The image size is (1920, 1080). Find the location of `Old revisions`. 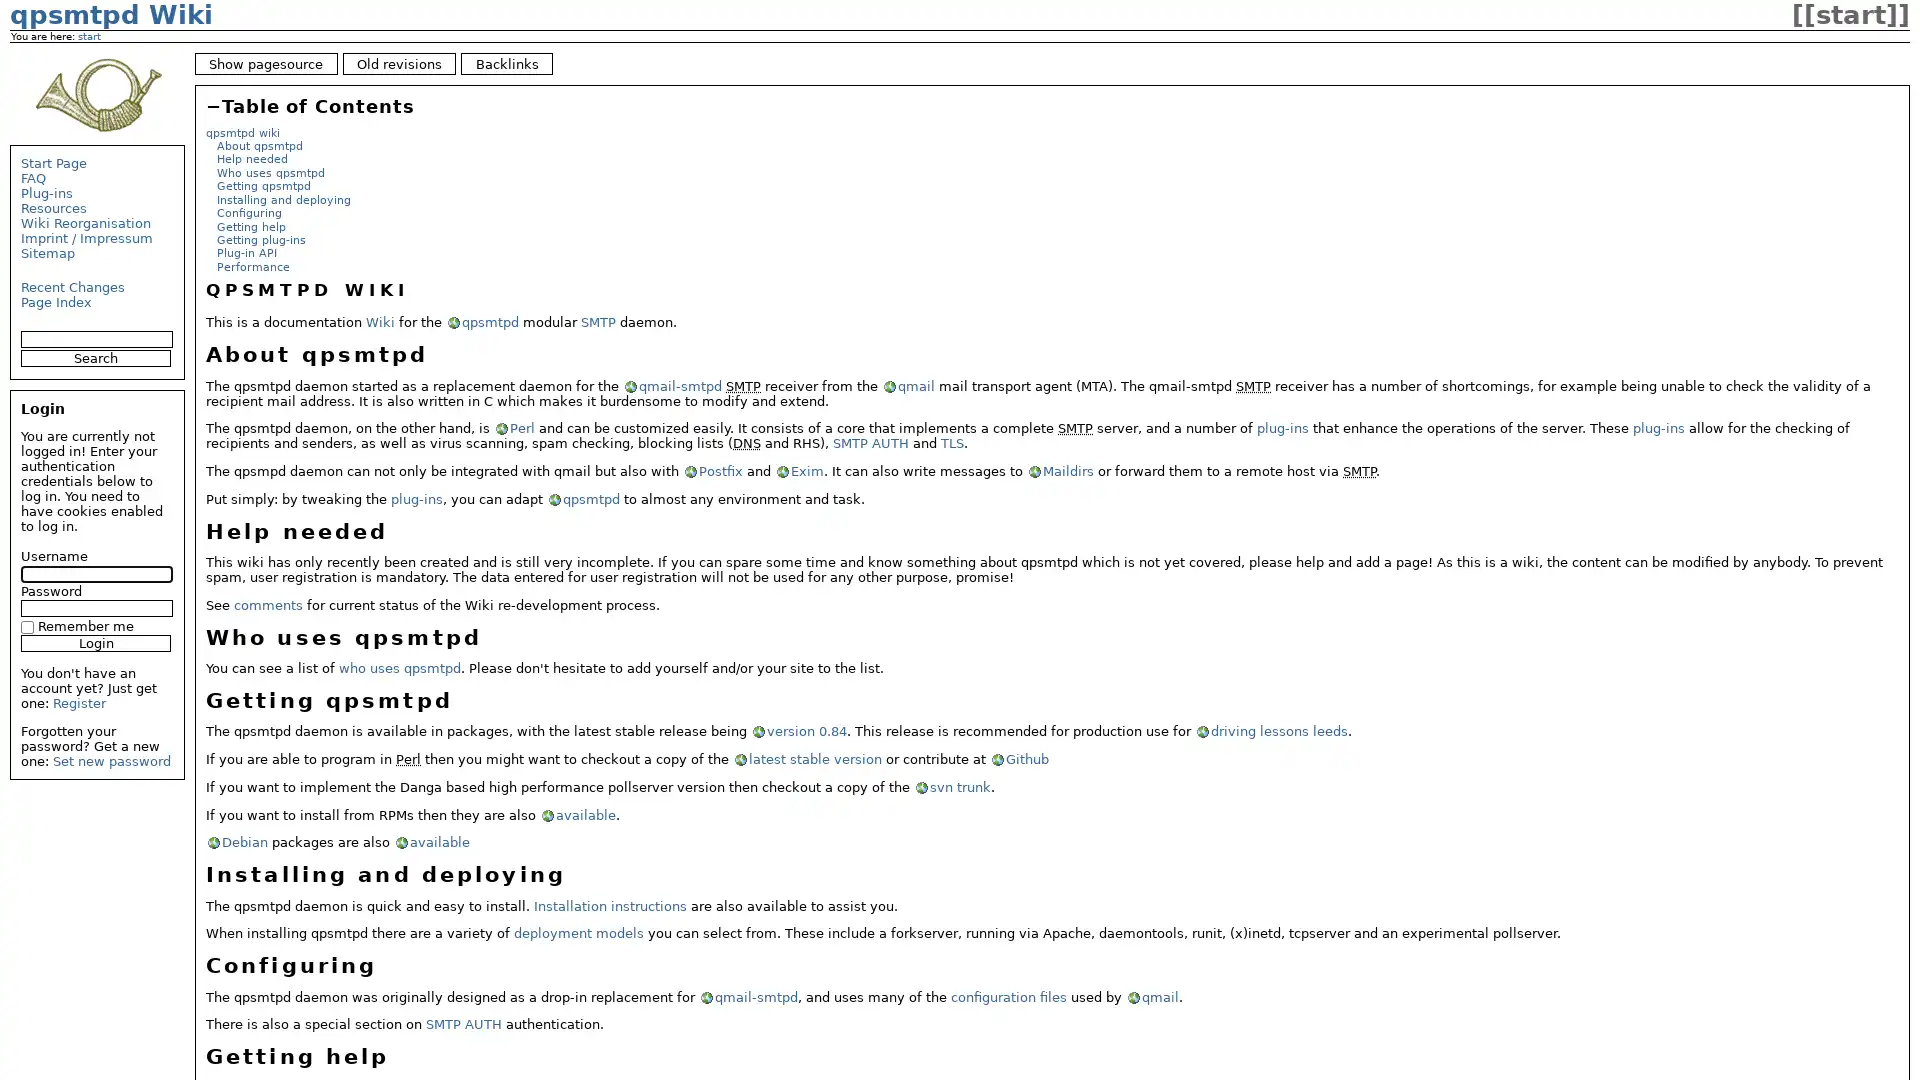

Old revisions is located at coordinates (398, 63).